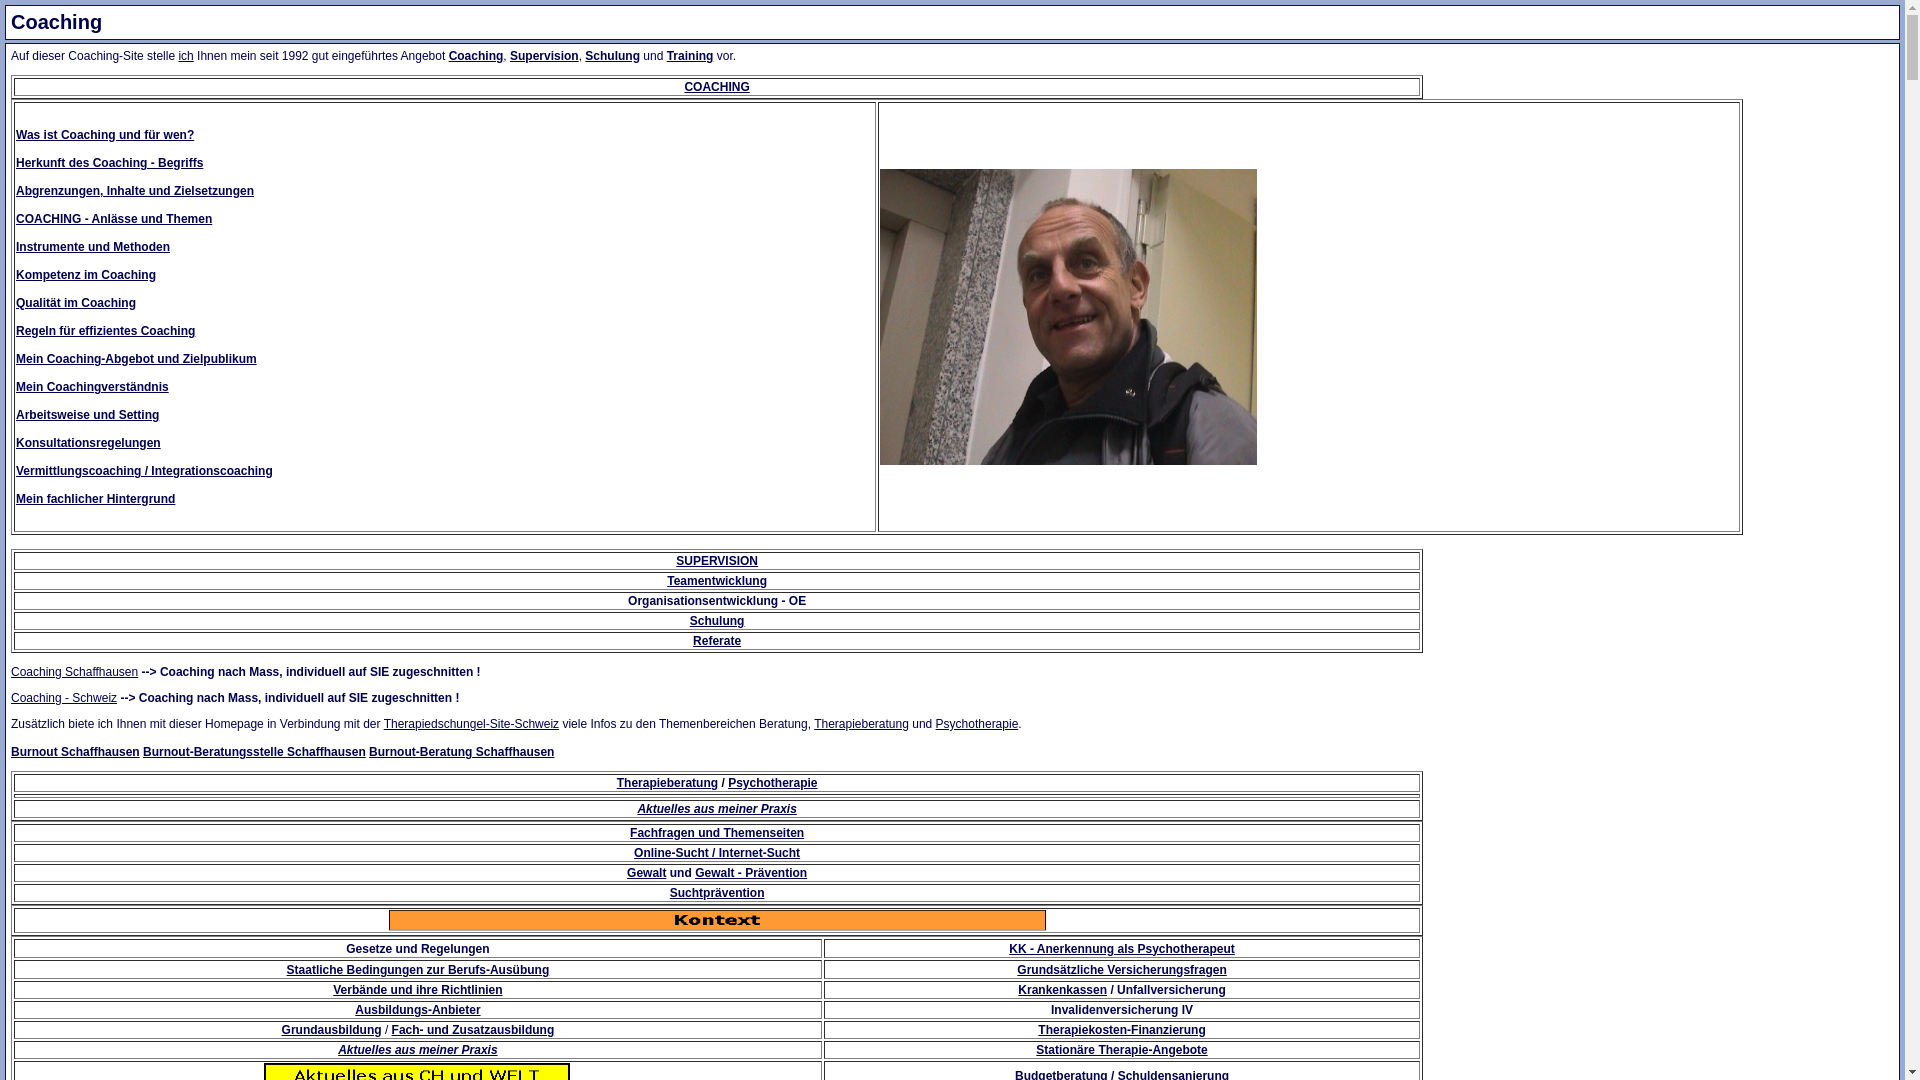  Describe the element at coordinates (142, 752) in the screenshot. I see `'Burnout-Beratungsstelle Schaffhausen'` at that location.